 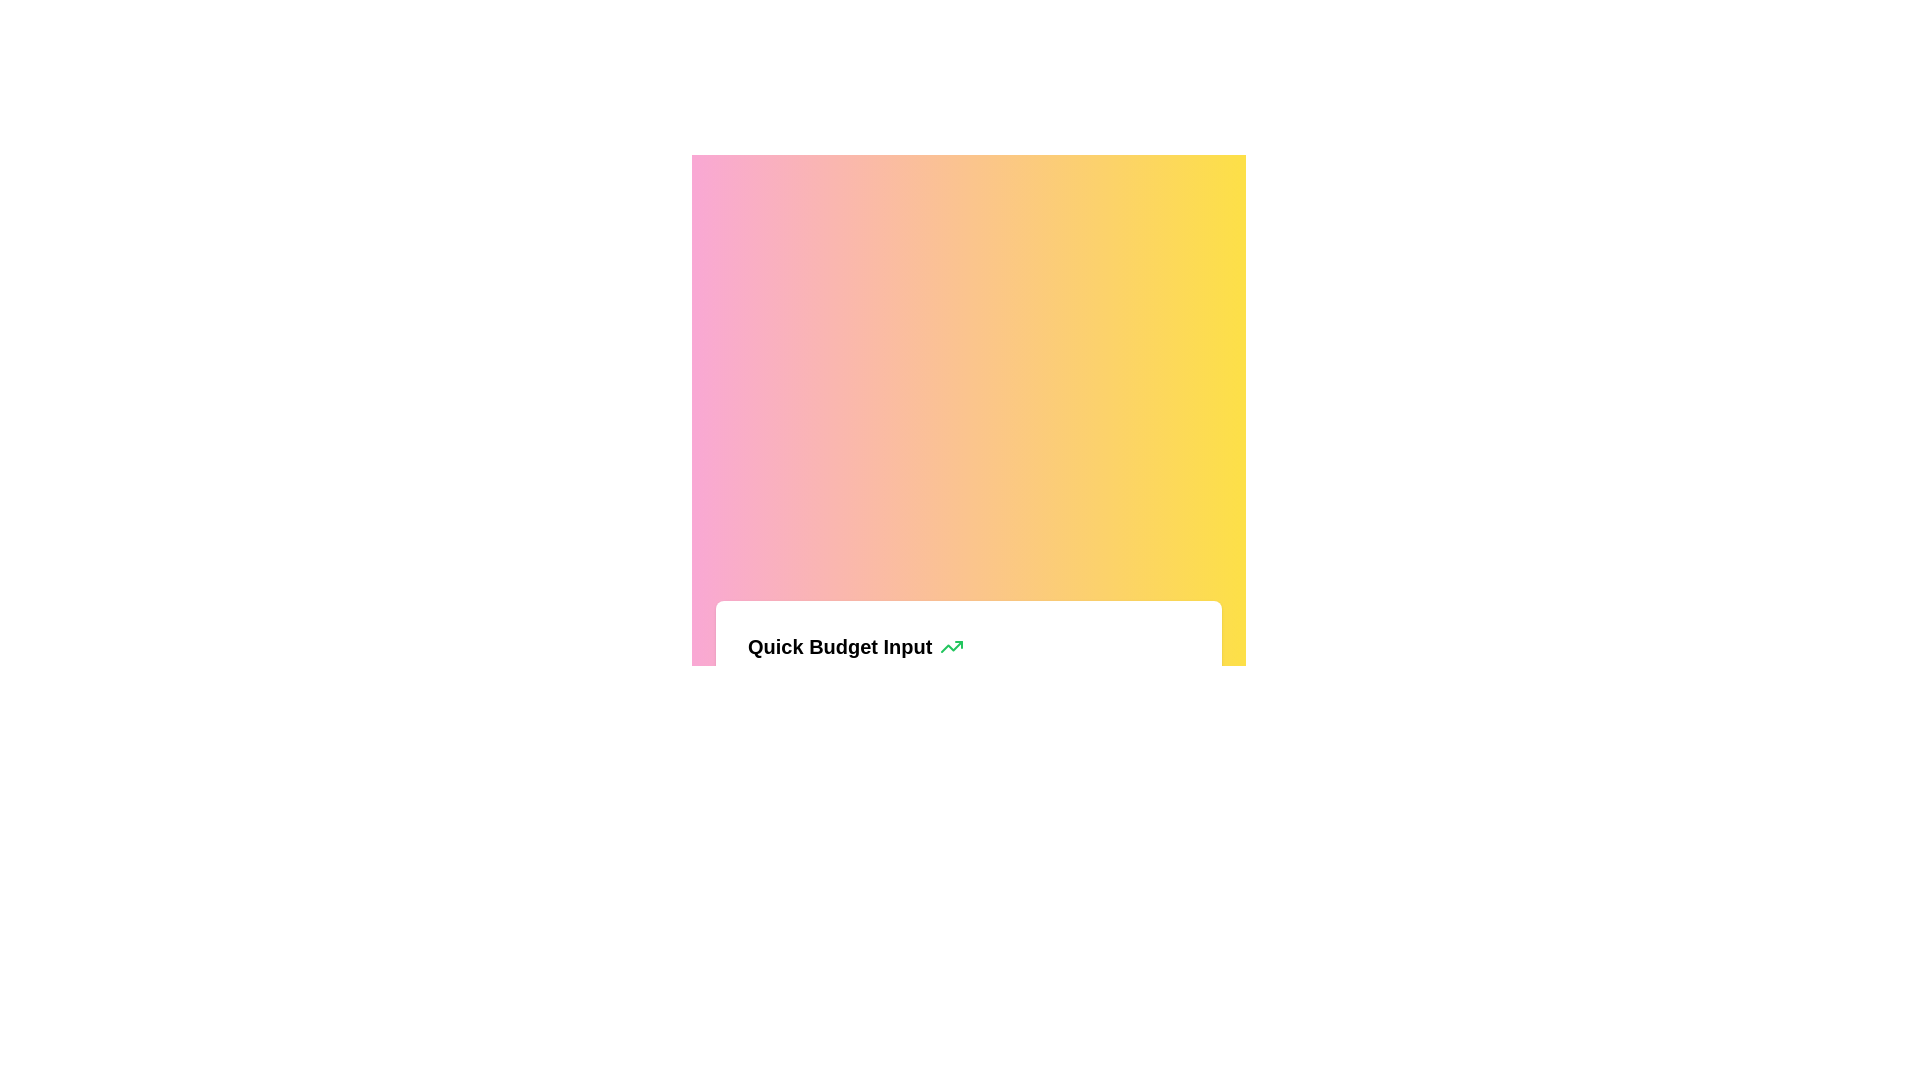 What do you see at coordinates (969, 647) in the screenshot?
I see `the title text 'Quick Budget Input' with an upward trending green arrow icon located at the top-left corner of the panel` at bounding box center [969, 647].